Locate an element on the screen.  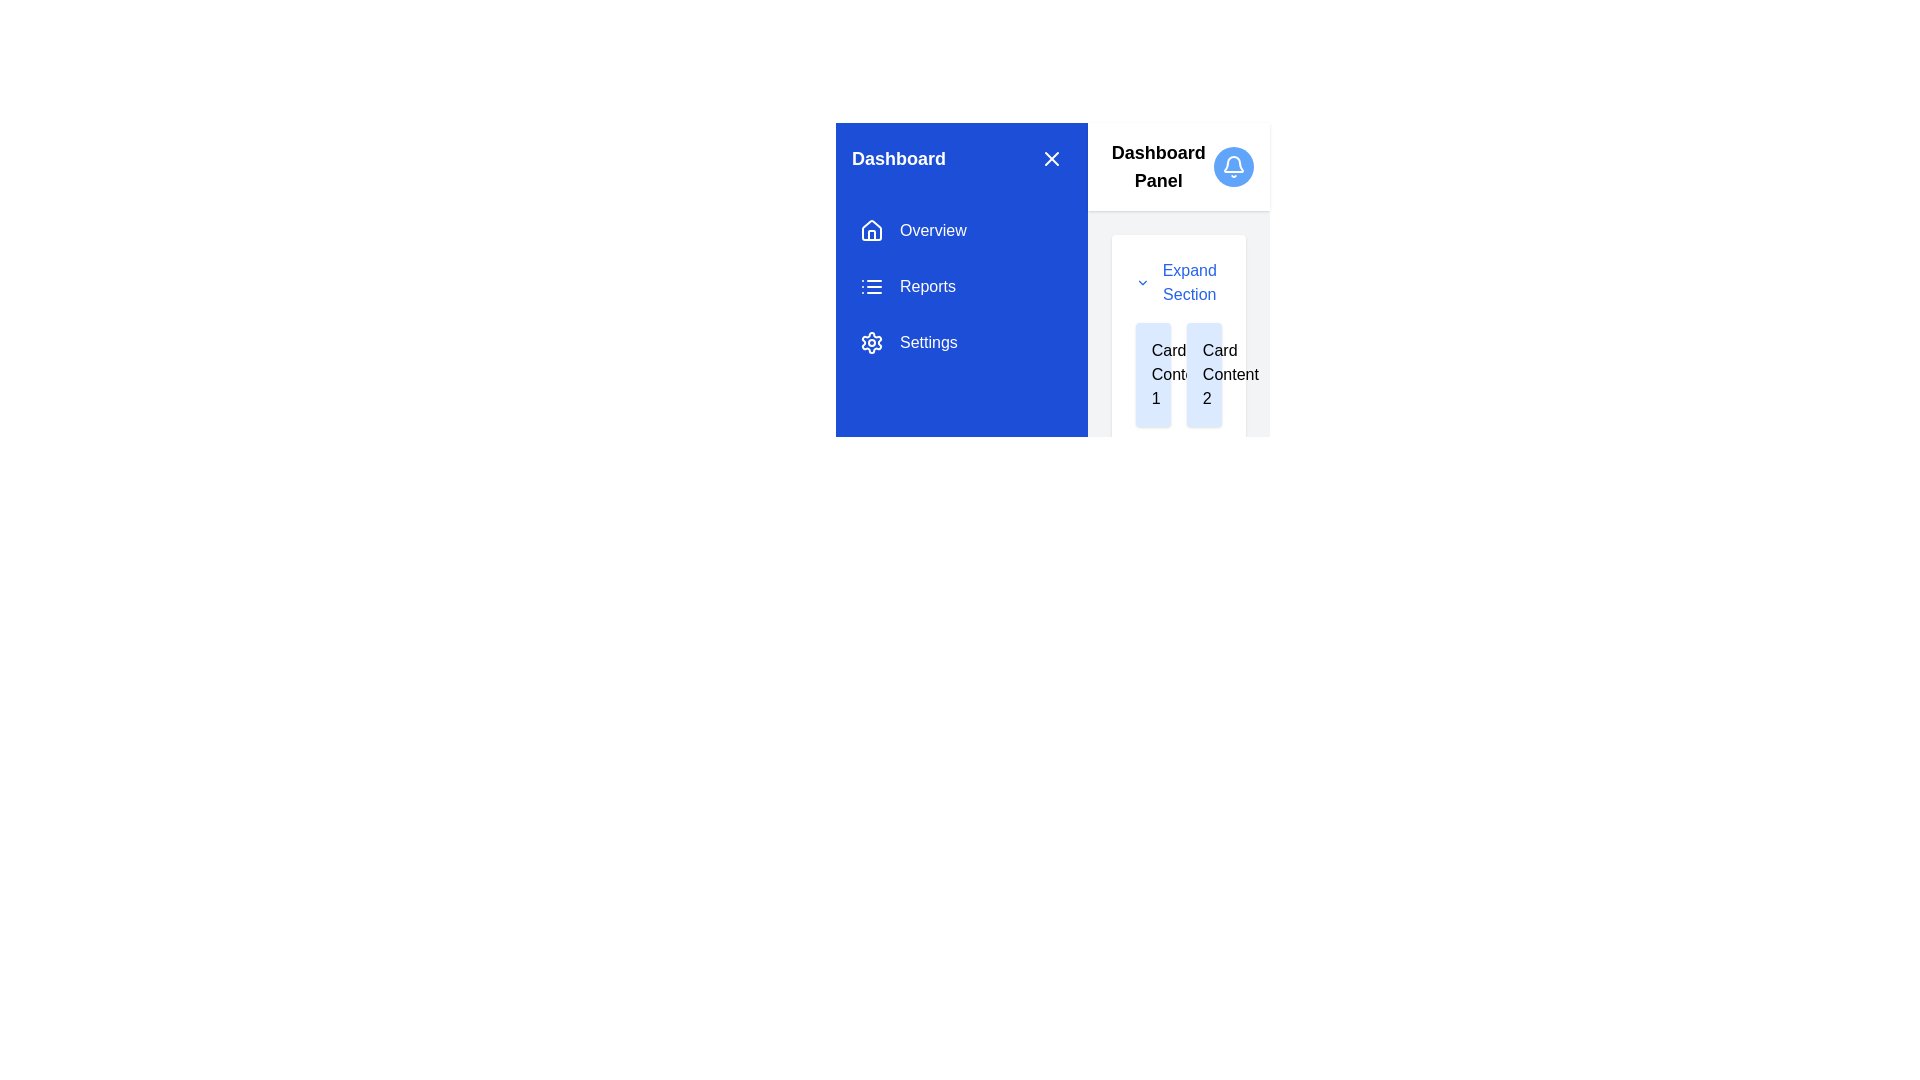
on the notification bell icon located at the top-right corner of the interface, adjacent is located at coordinates (1232, 165).